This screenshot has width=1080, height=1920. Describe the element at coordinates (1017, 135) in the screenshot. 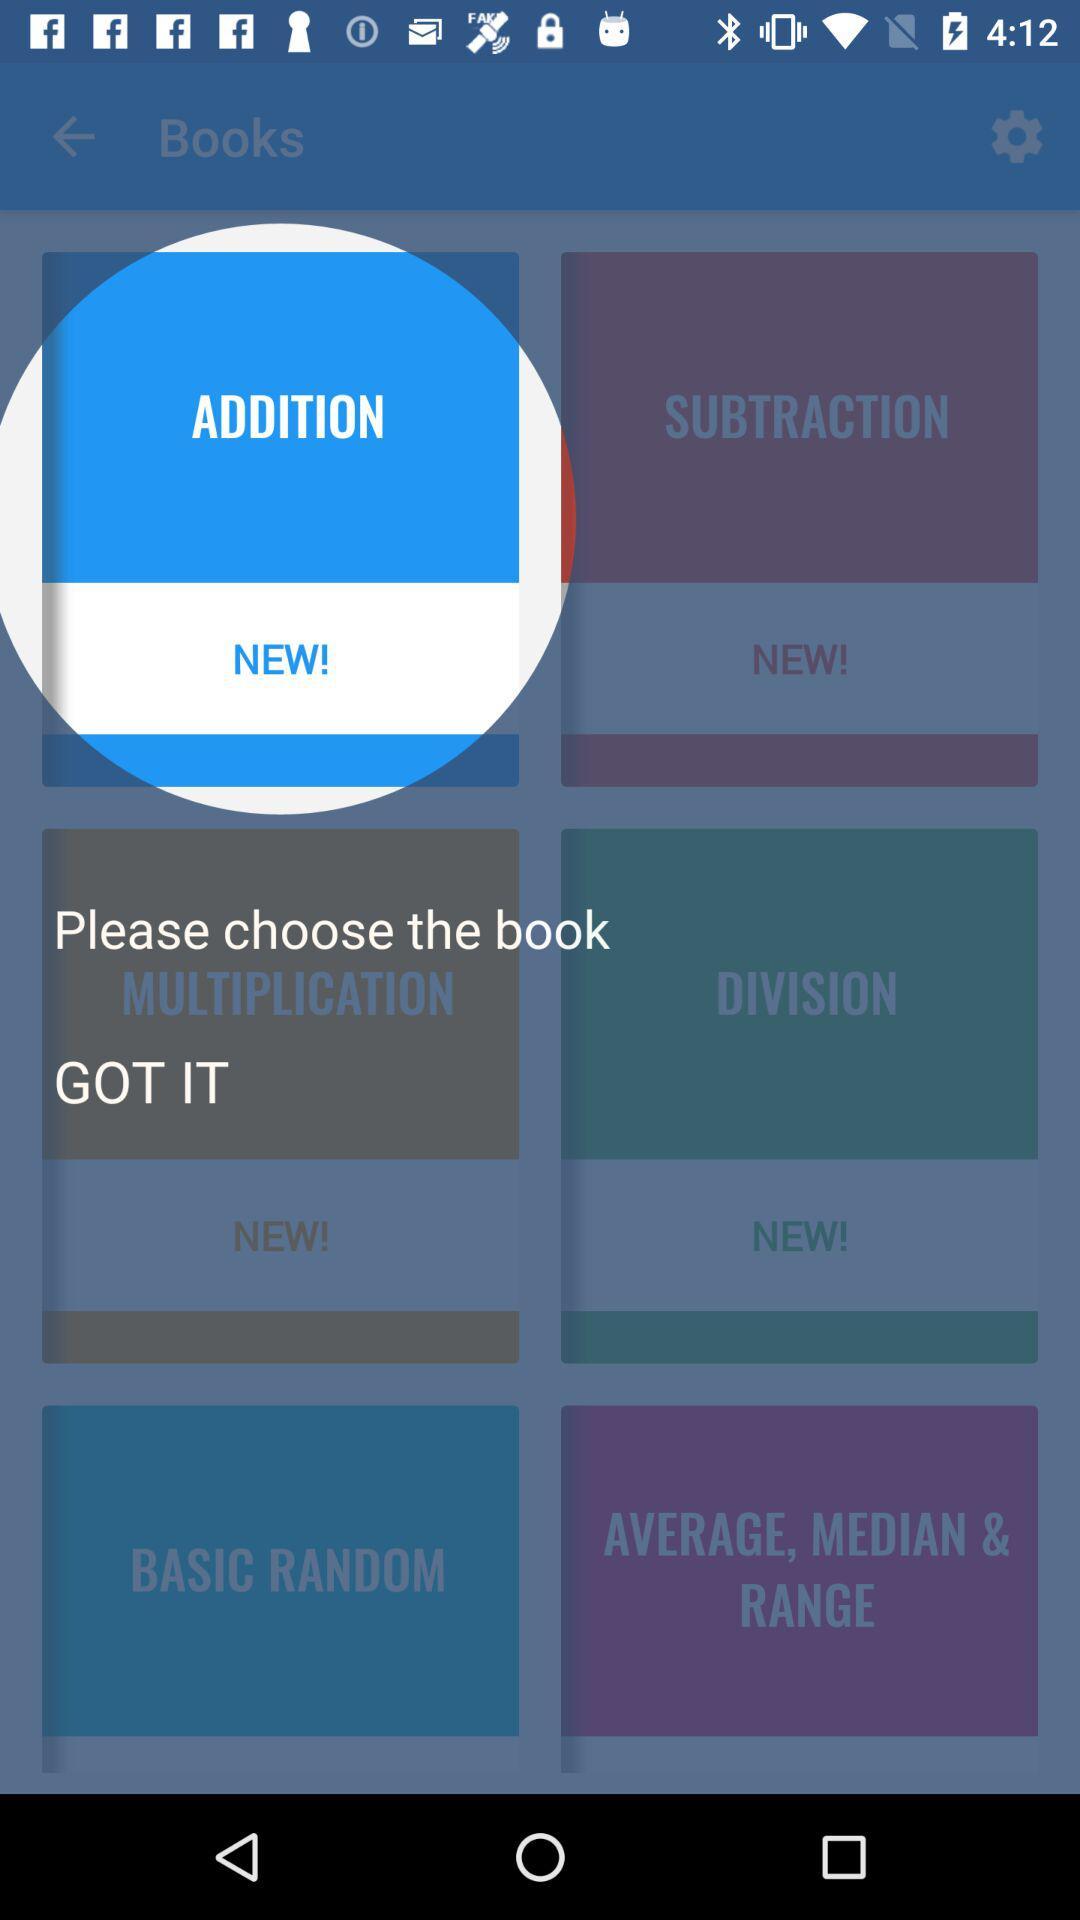

I see `the icon to the right of the books app` at that location.